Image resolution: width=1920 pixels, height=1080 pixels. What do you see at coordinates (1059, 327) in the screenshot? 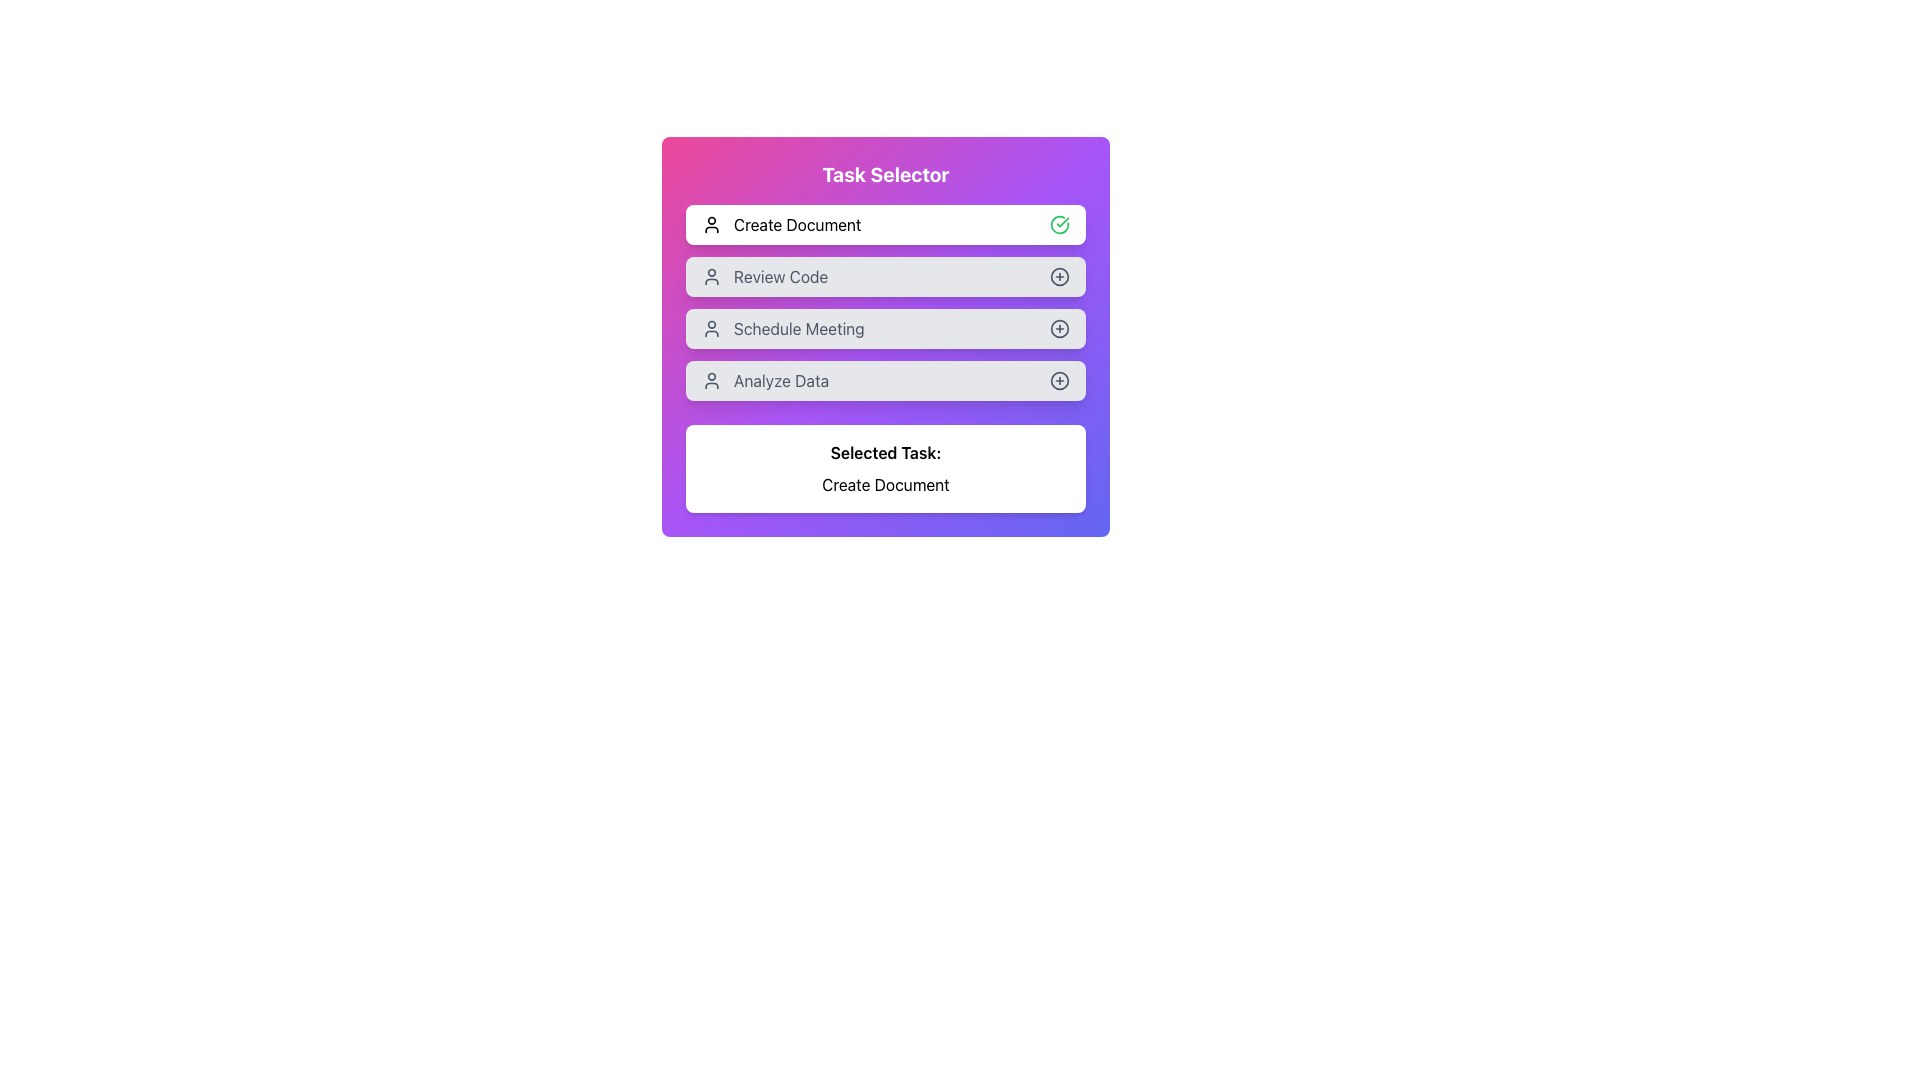
I see `the SVG circle graphical element representing the 'add' action for the 'Schedule Meeting' option, located in the rightmost section of the task list` at bounding box center [1059, 327].